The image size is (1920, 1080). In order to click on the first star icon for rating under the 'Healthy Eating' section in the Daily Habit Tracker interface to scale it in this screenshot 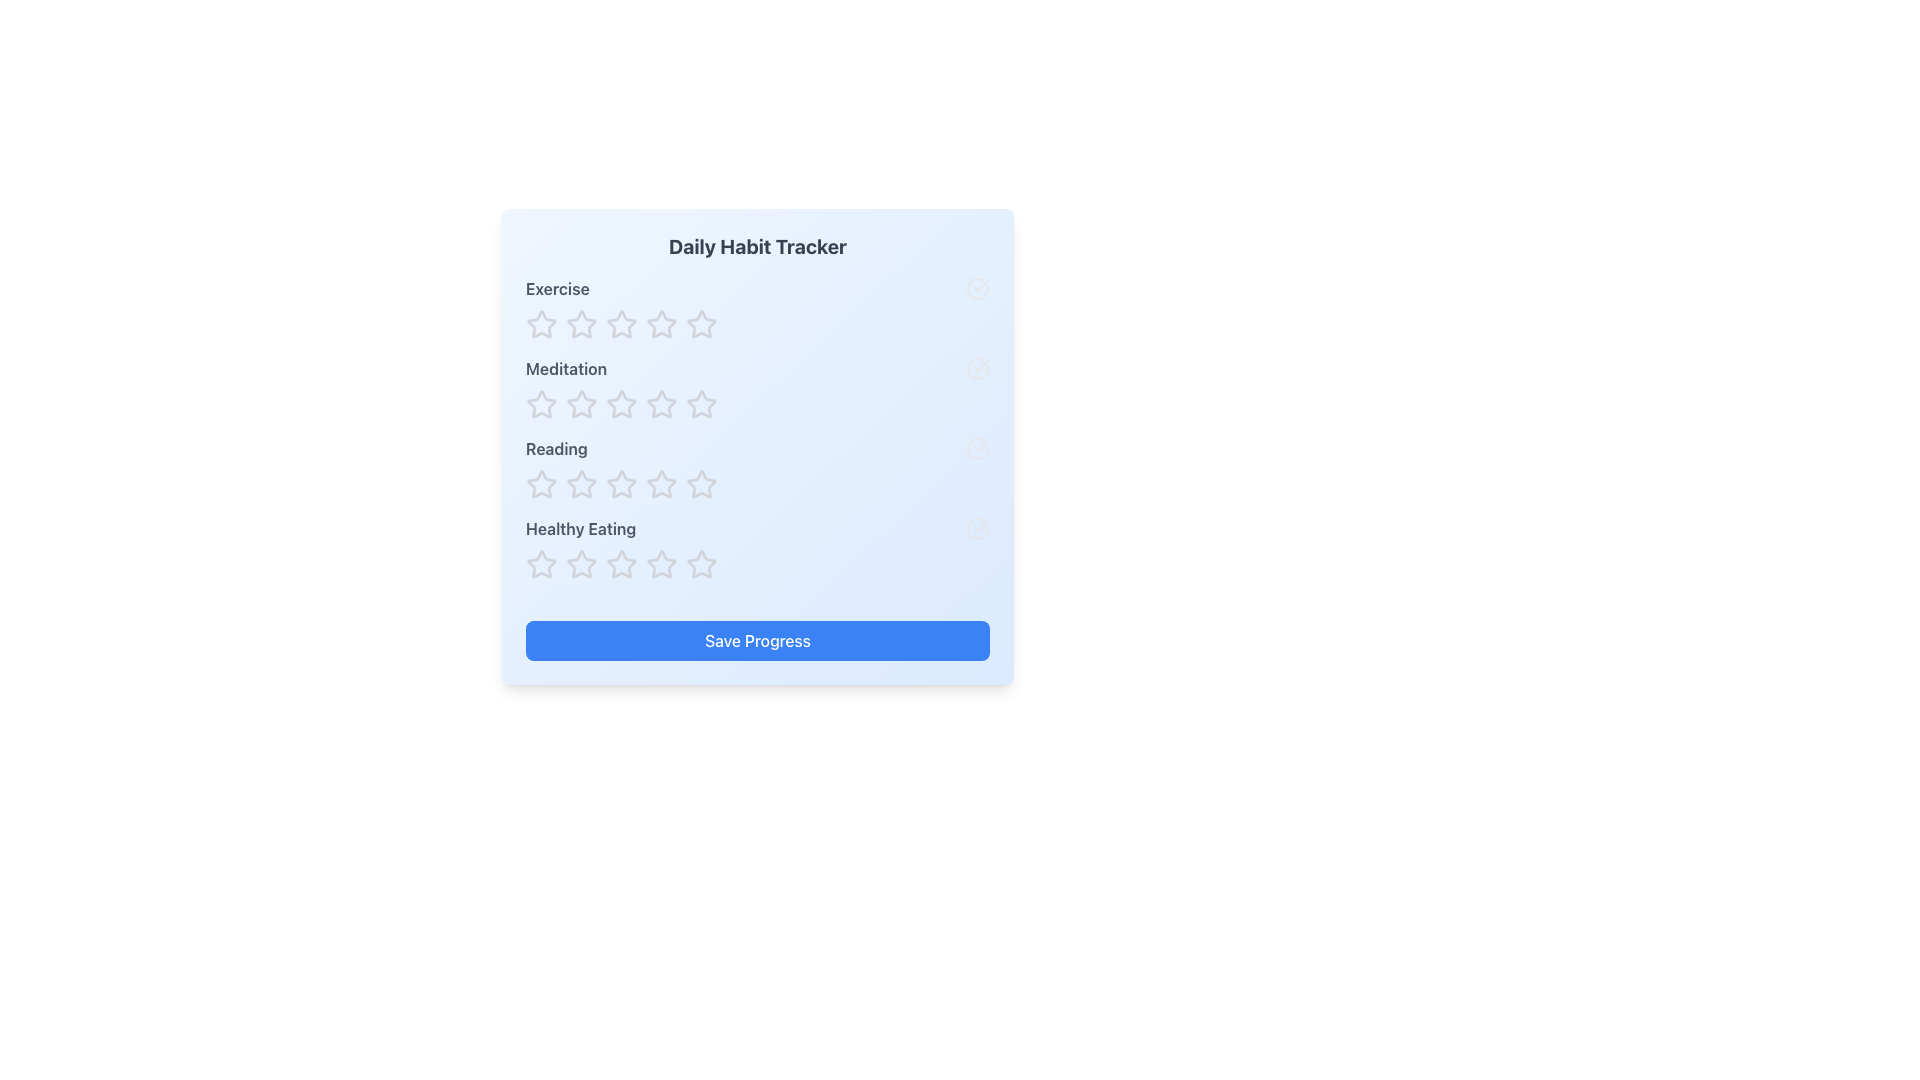, I will do `click(542, 564)`.